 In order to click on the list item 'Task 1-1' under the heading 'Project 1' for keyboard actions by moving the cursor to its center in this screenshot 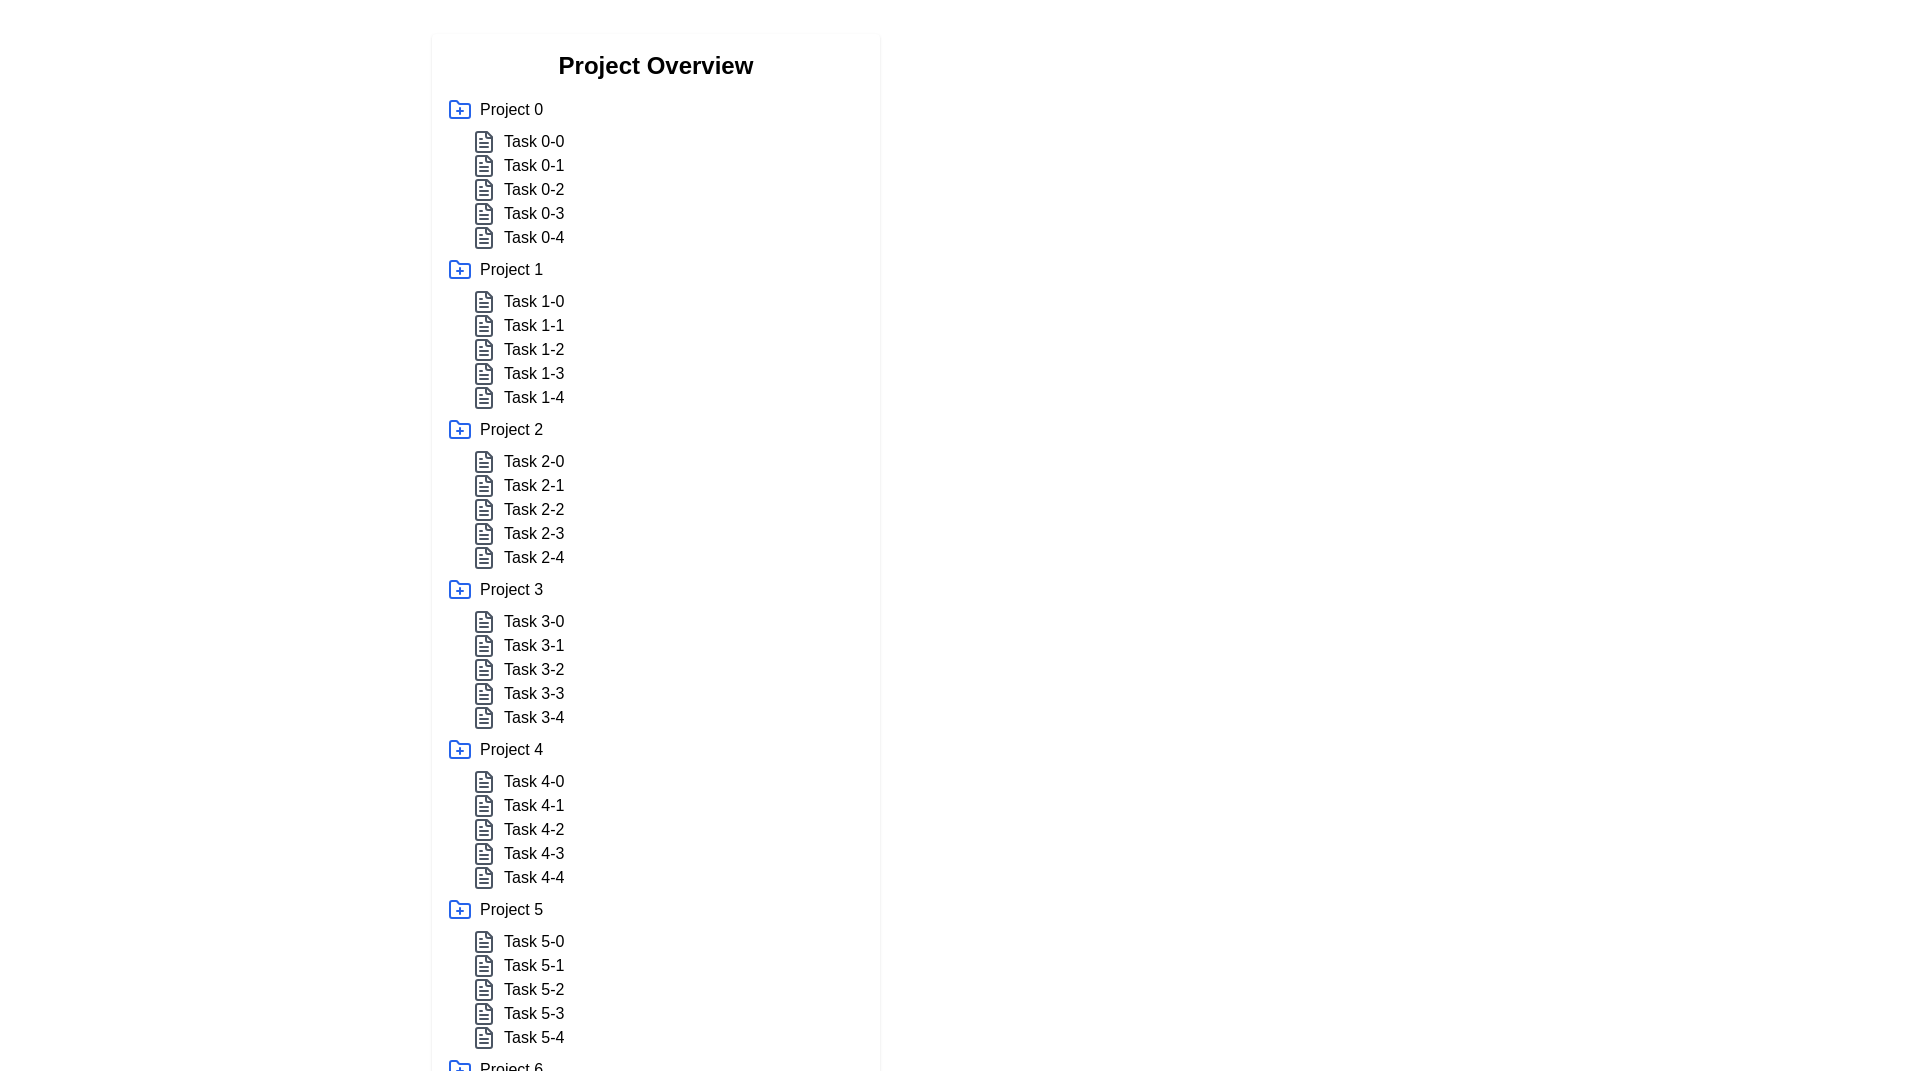, I will do `click(667, 325)`.